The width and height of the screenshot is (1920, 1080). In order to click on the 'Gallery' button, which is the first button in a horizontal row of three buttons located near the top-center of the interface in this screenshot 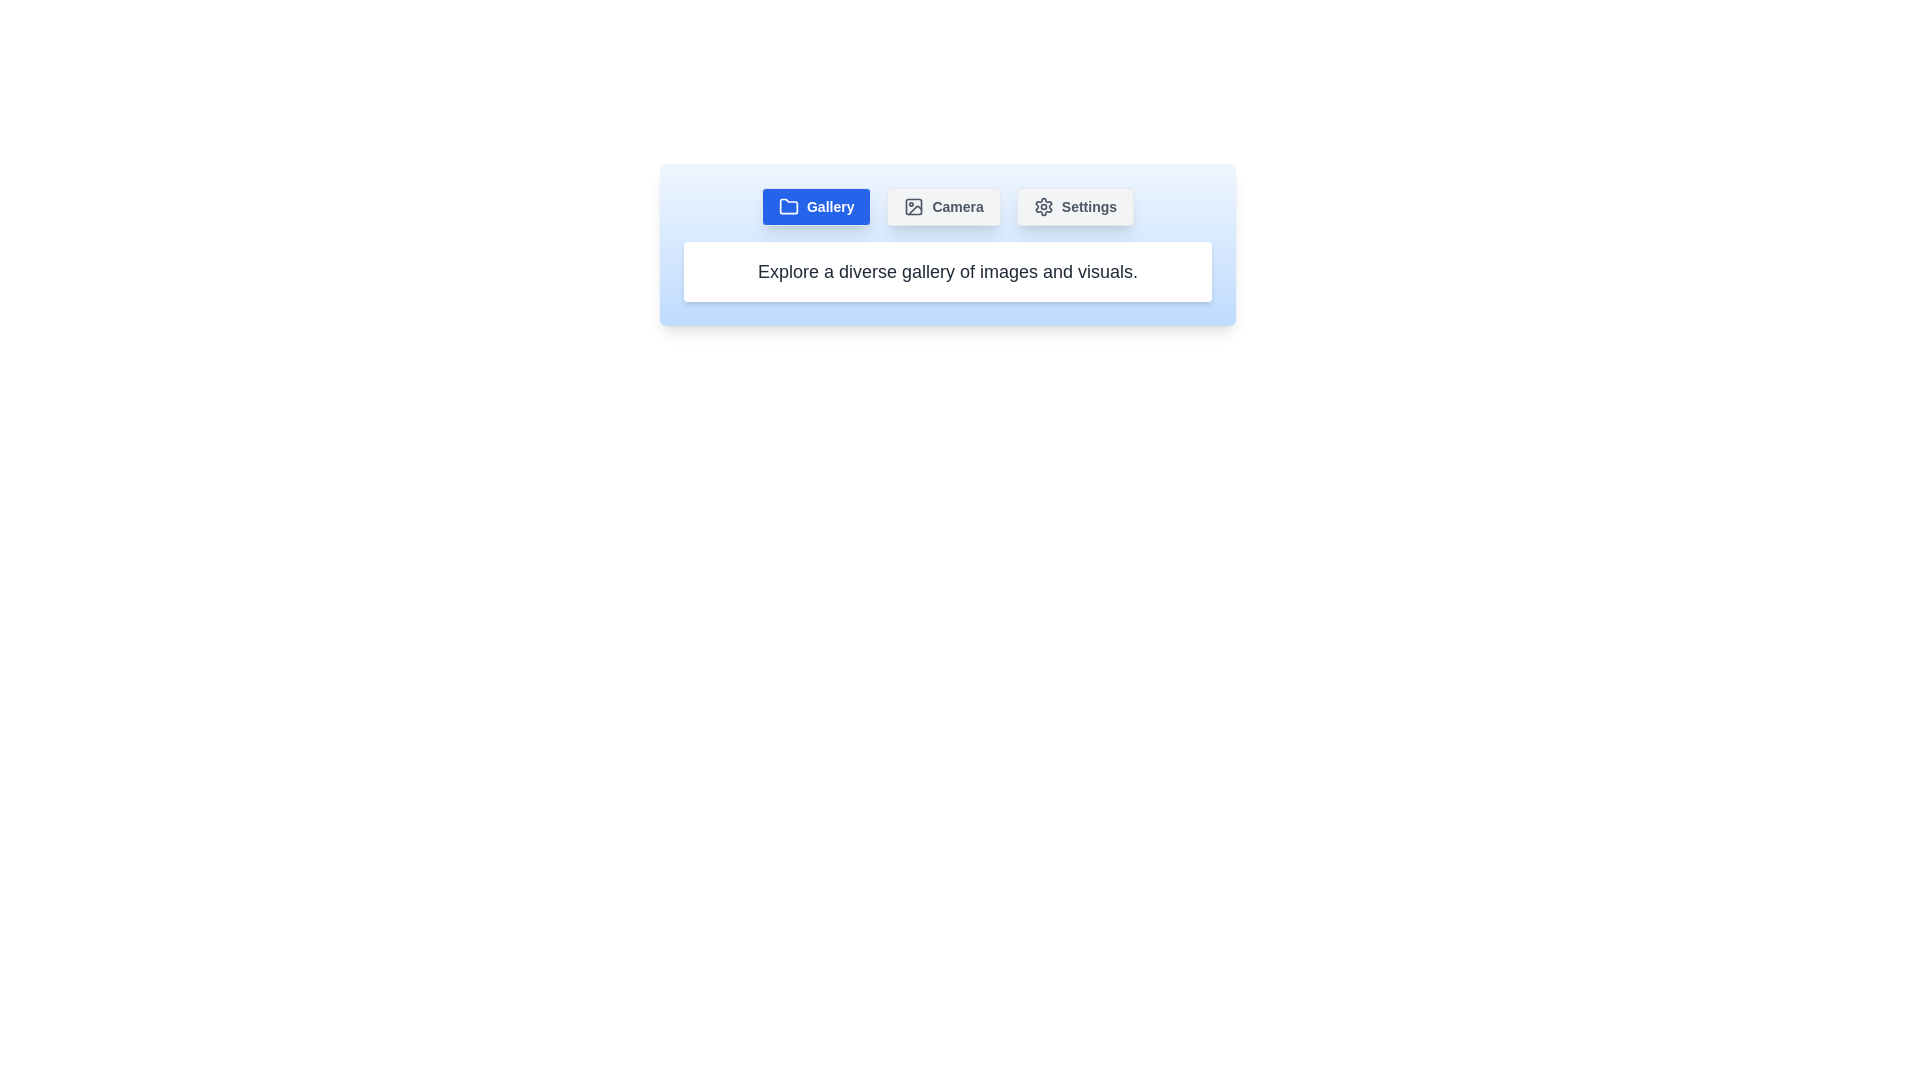, I will do `click(816, 207)`.